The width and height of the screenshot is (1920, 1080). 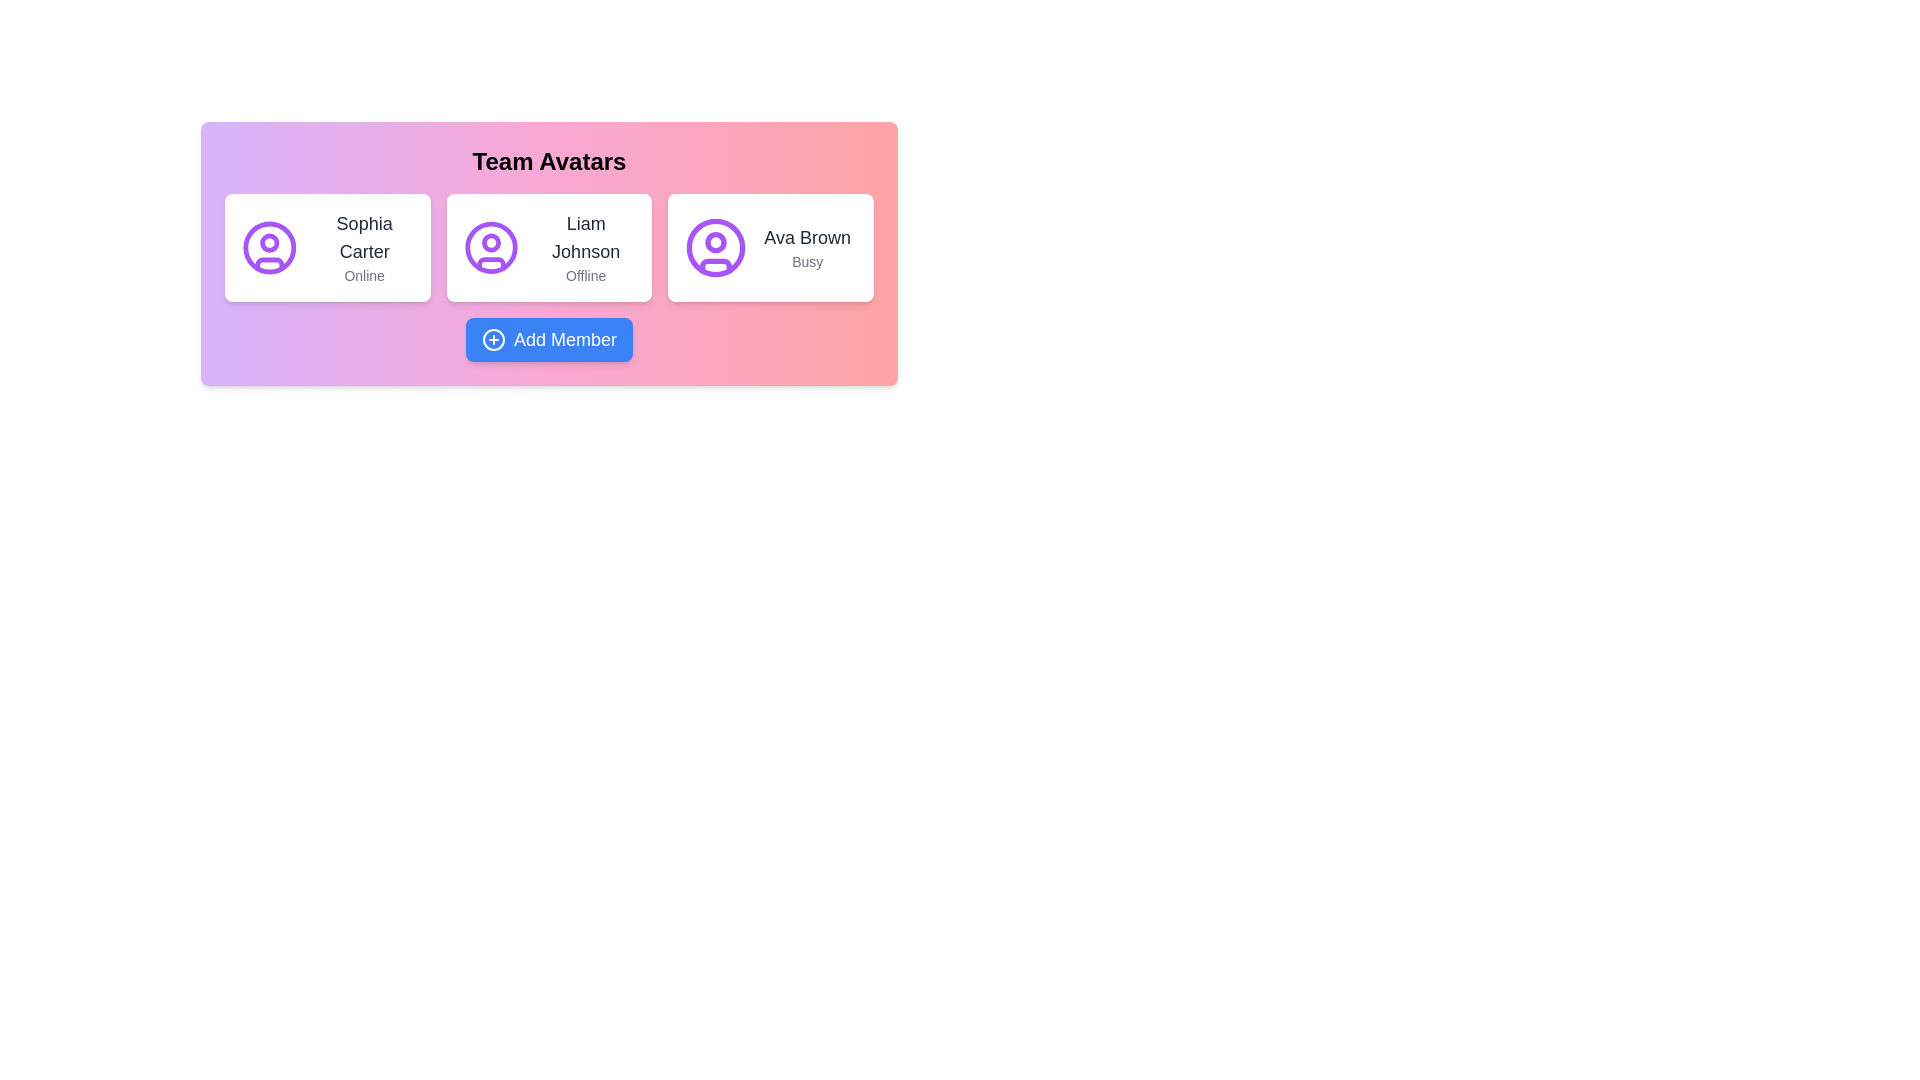 What do you see at coordinates (491, 263) in the screenshot?
I see `the graphic decoration located beneath the circular outline of the 'Liam Johnson' user avatar icon` at bounding box center [491, 263].